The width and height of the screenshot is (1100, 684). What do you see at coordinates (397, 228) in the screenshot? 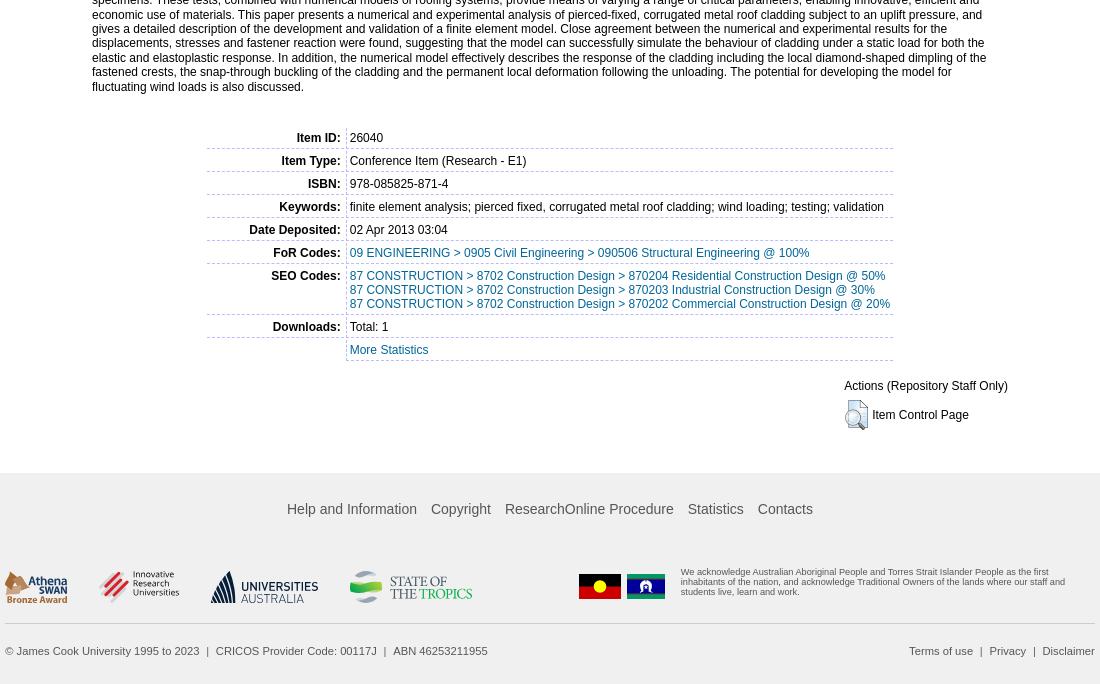
I see `'02 Apr 2013 03:04'` at bounding box center [397, 228].